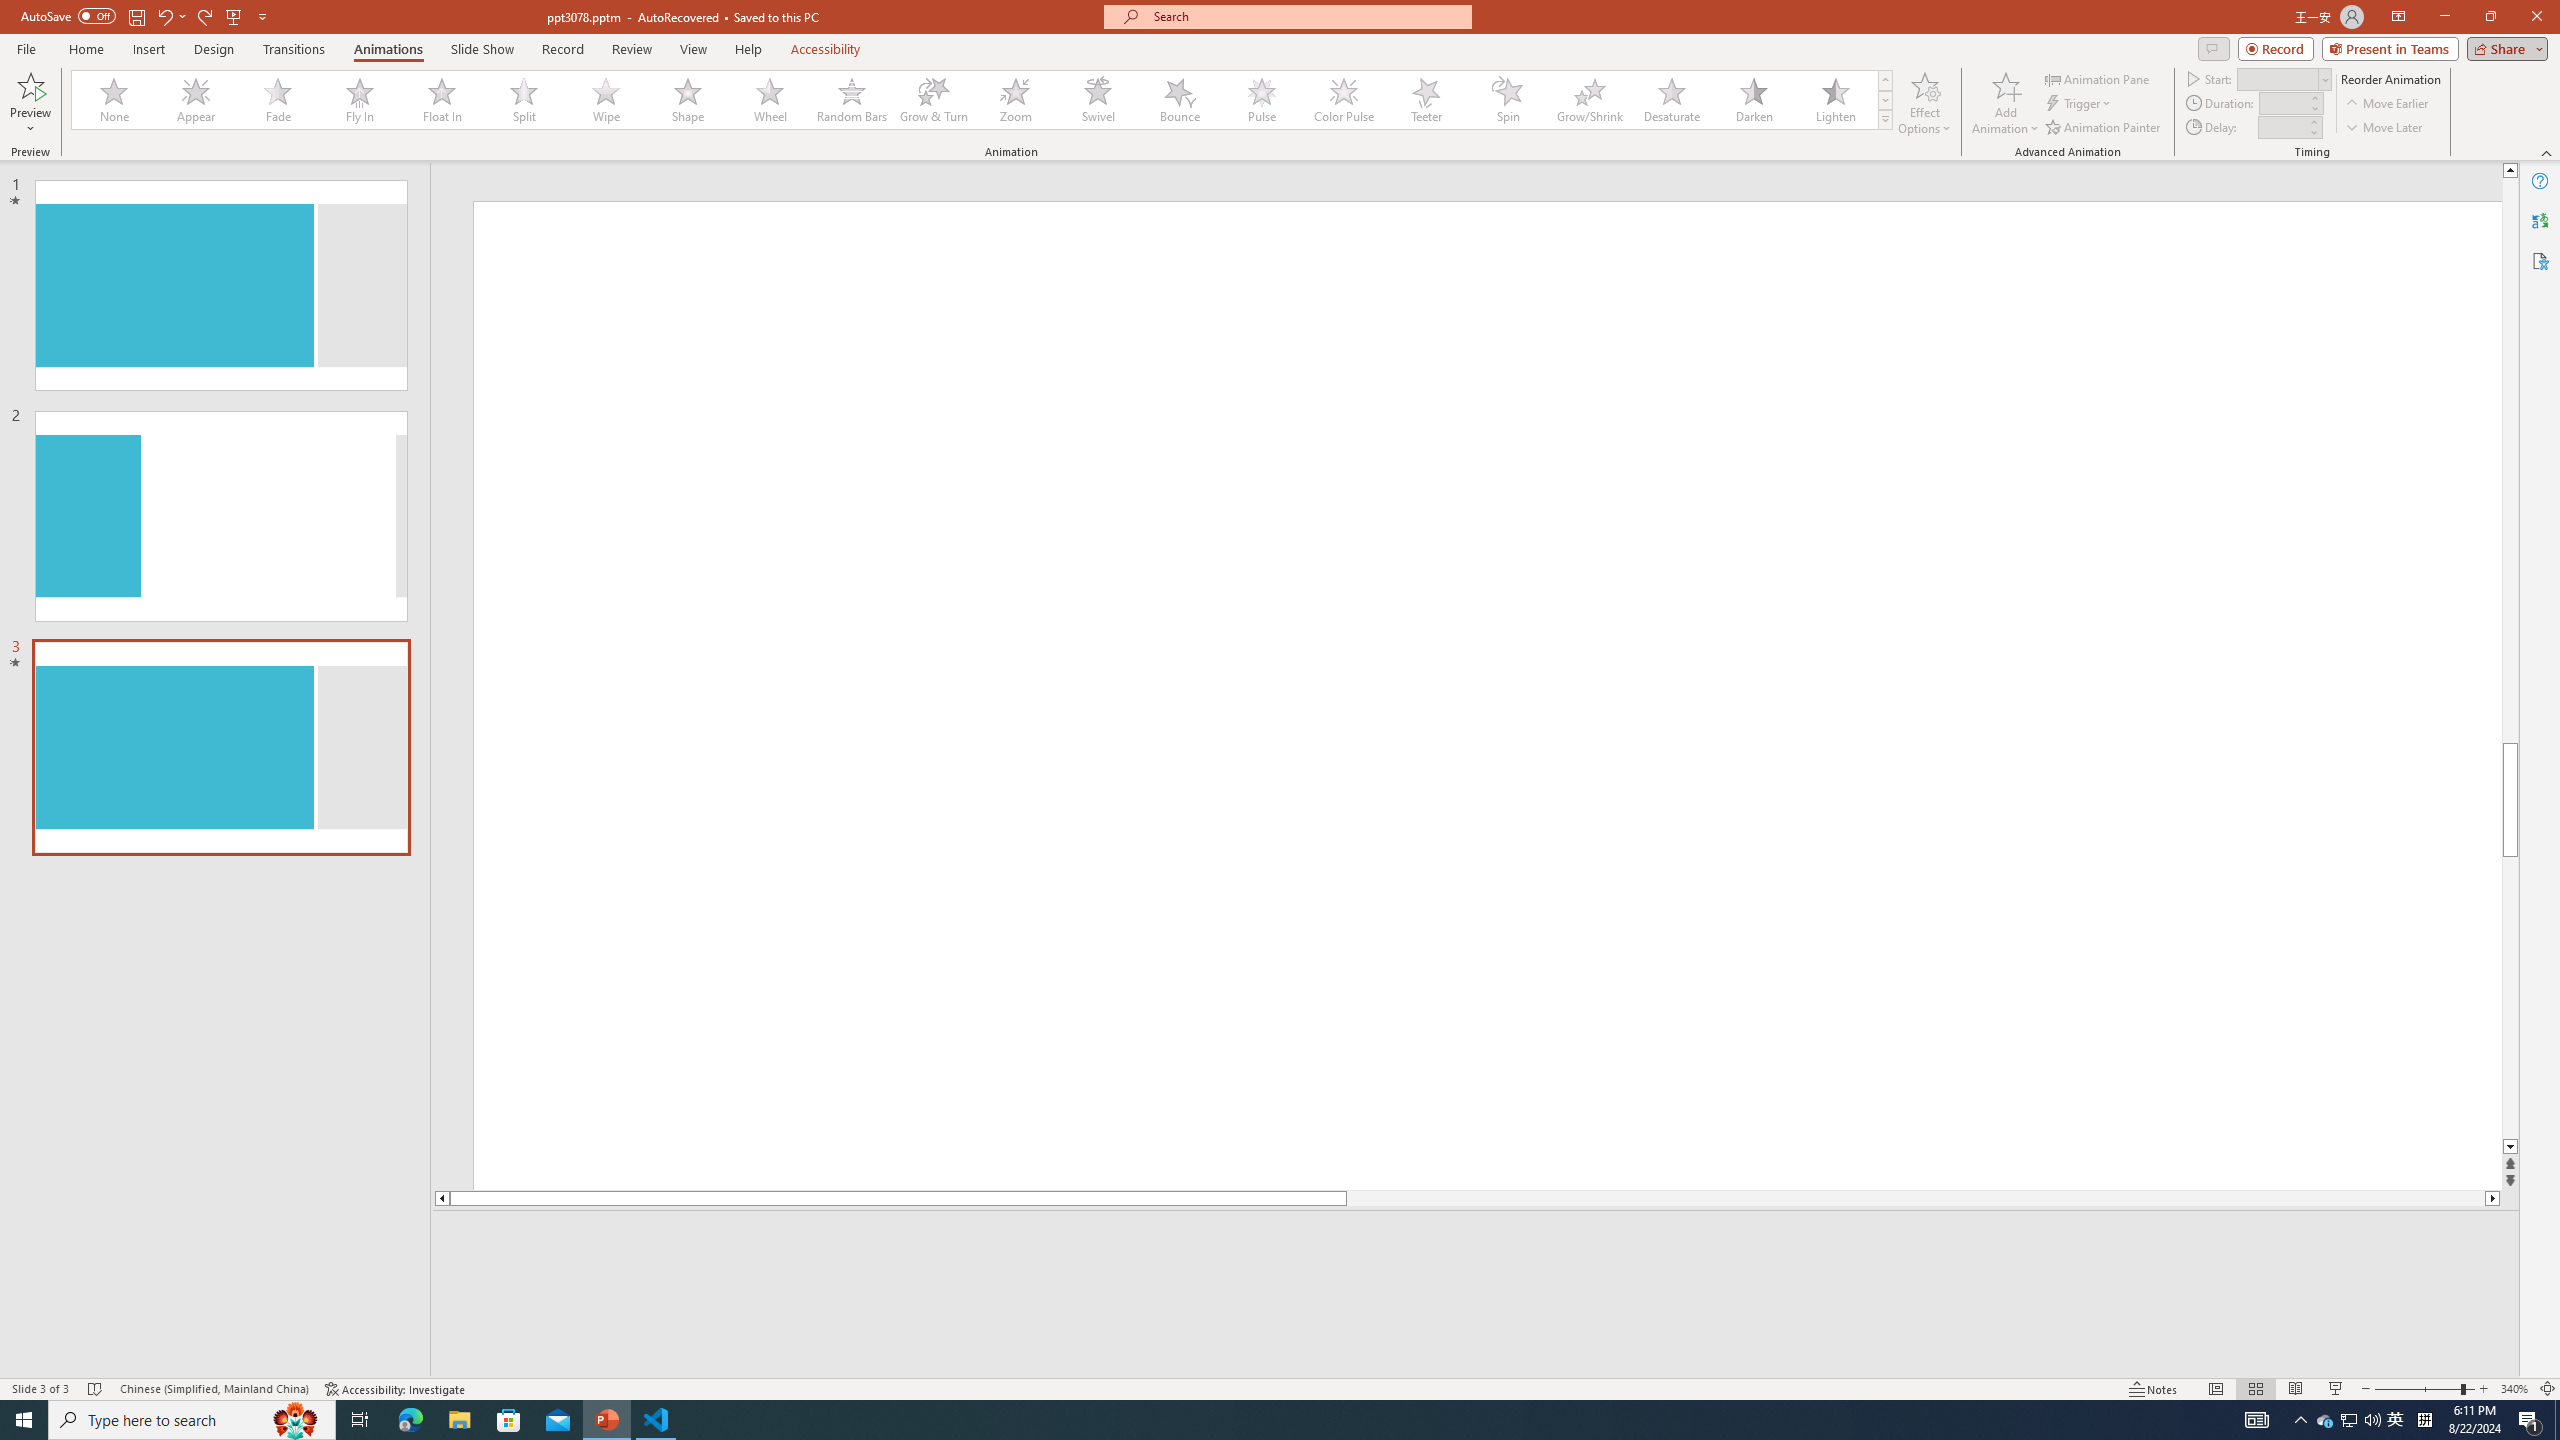 This screenshot has height=1440, width=2560. Describe the element at coordinates (2099, 78) in the screenshot. I see `'Animation Pane'` at that location.